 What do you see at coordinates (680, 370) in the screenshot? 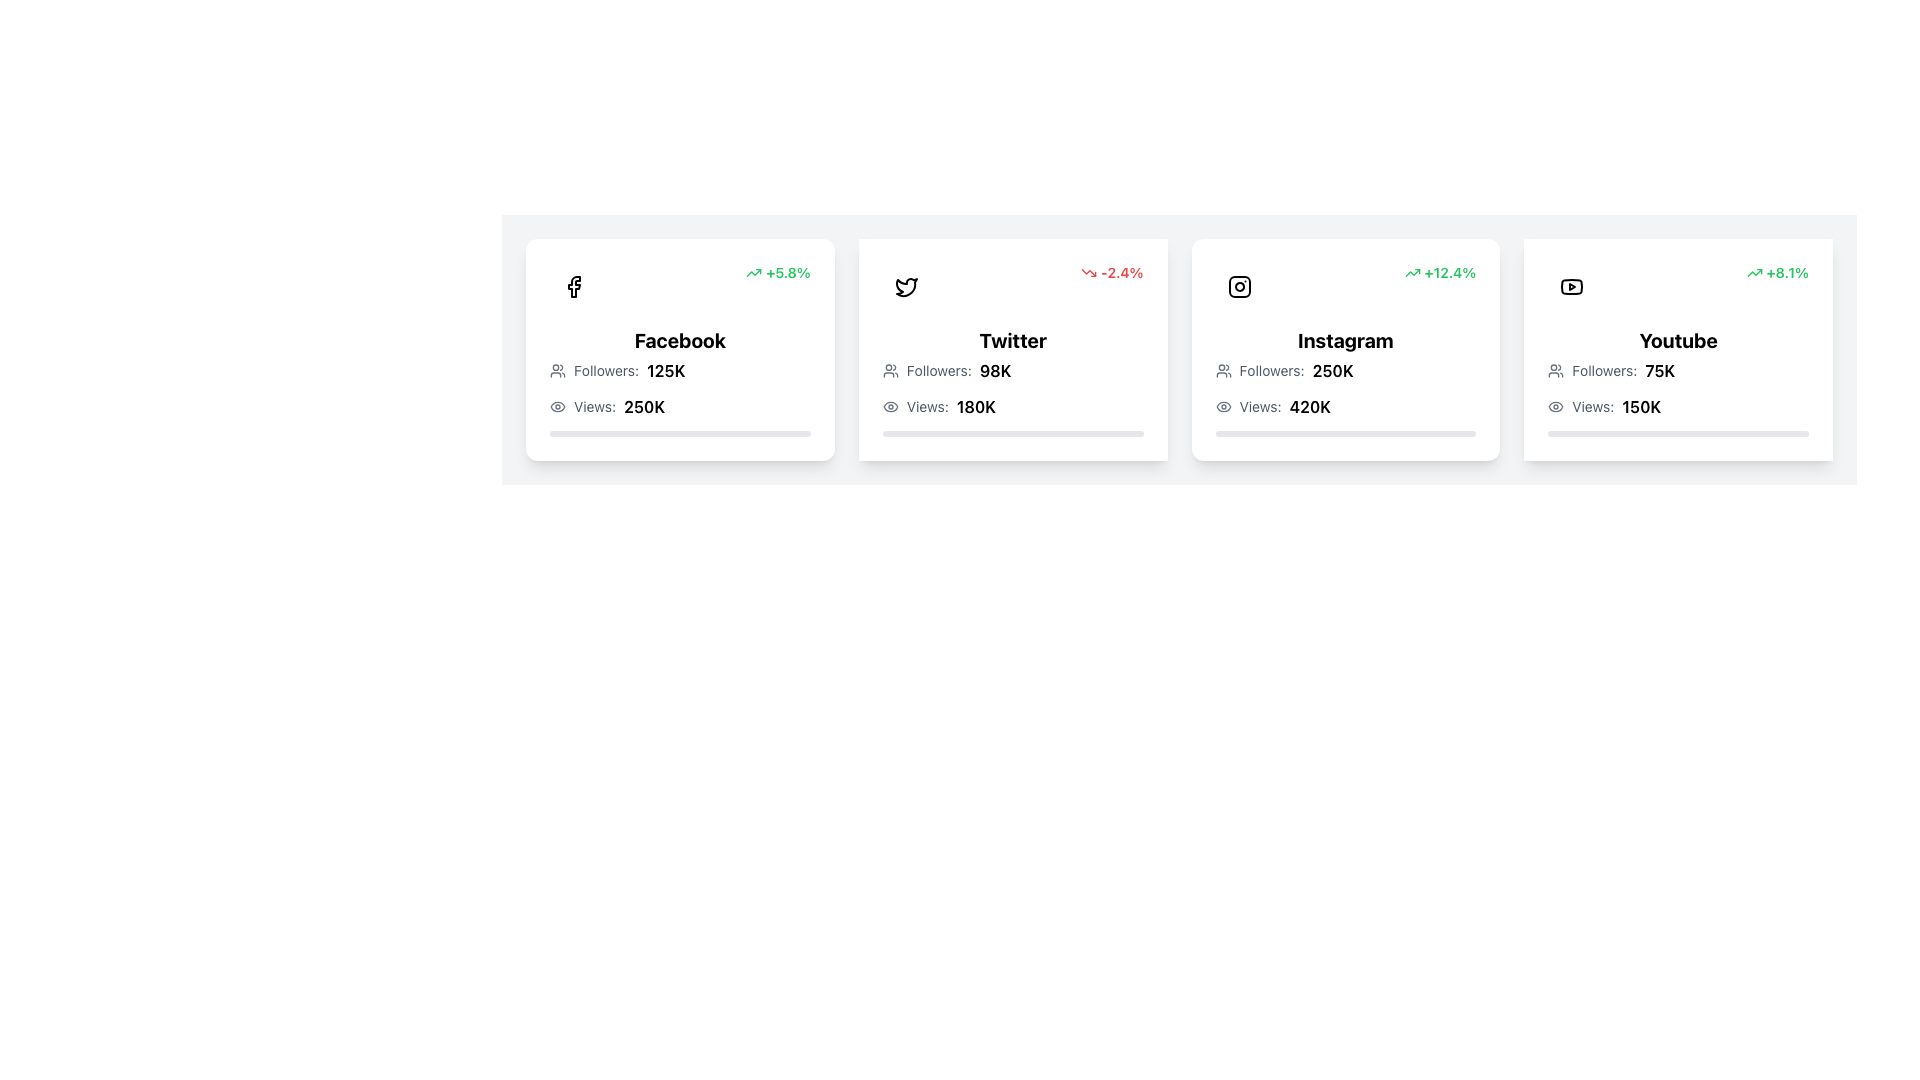
I see `displayed number of followers for the 'Facebook' card located above the 'Views: 250K' text line in the lower part of the Facebook card` at bounding box center [680, 370].